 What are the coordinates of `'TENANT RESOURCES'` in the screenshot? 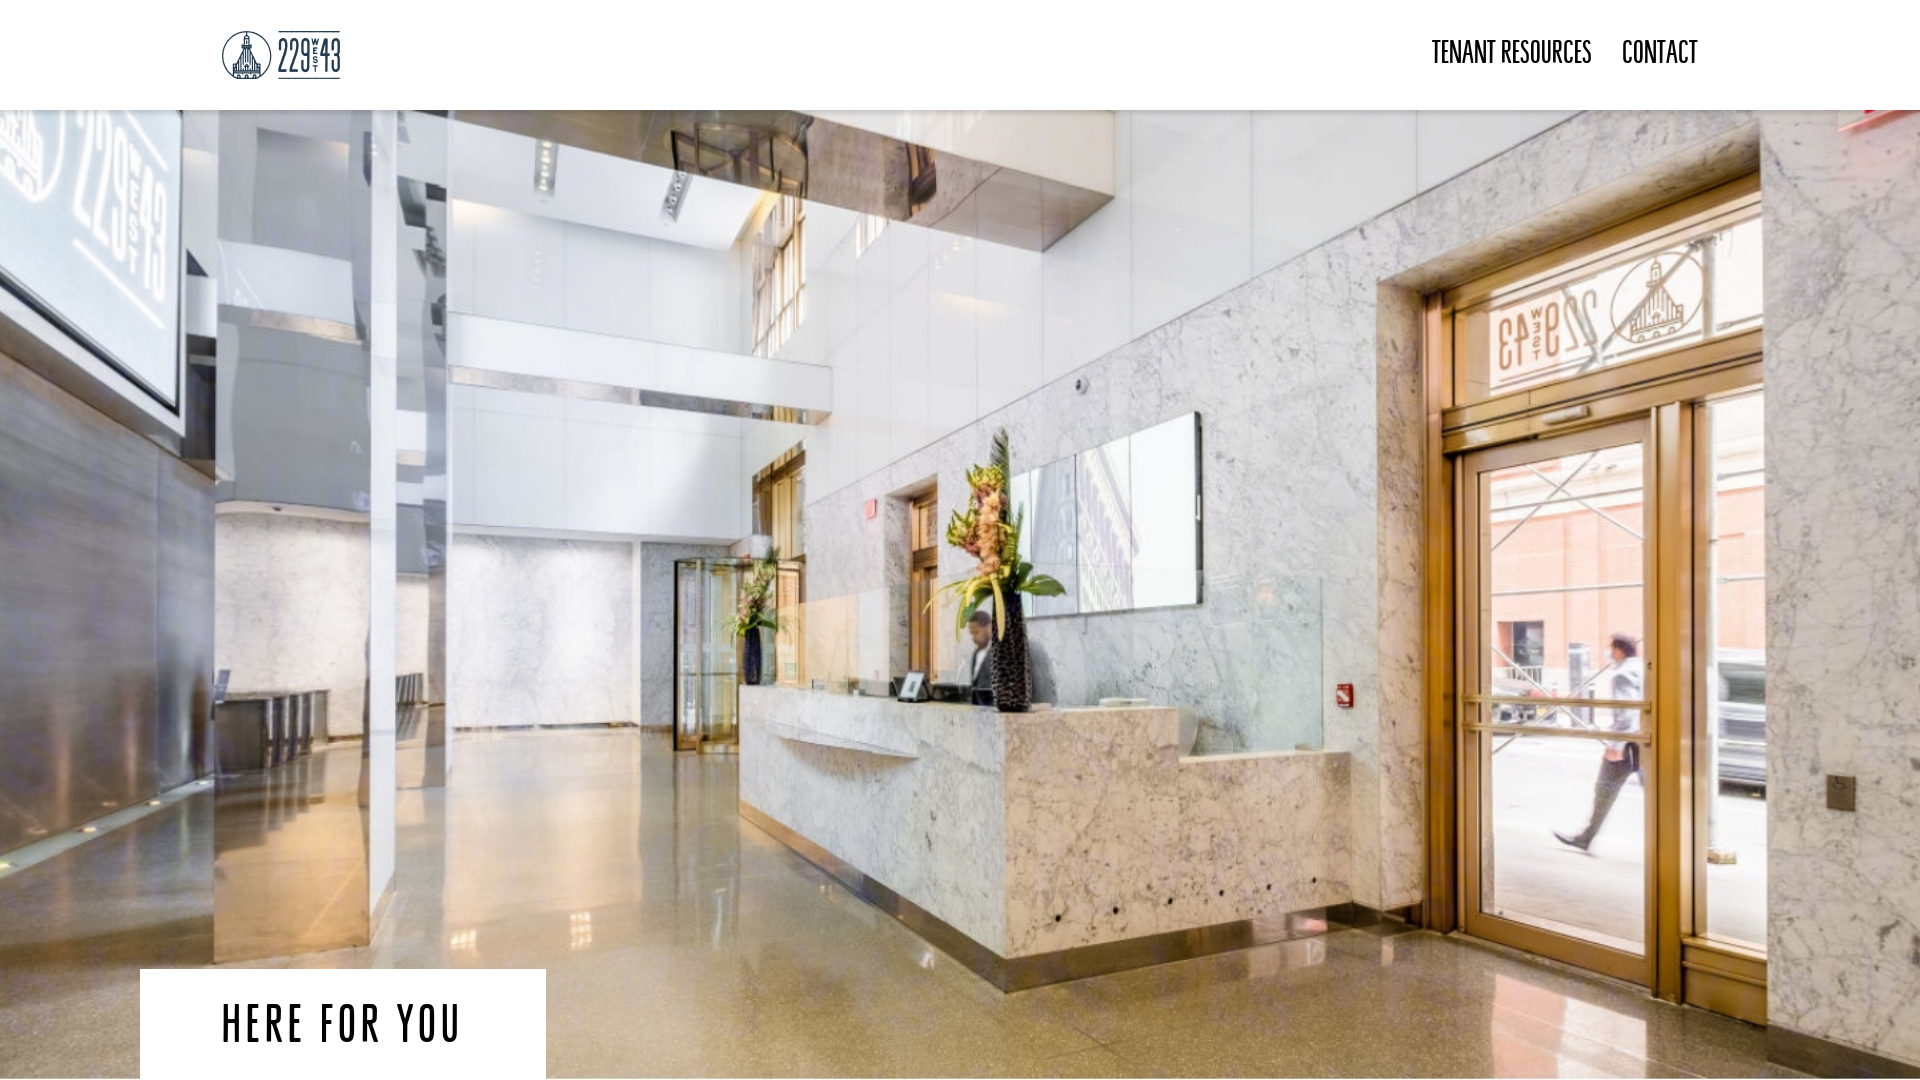 It's located at (1430, 54).